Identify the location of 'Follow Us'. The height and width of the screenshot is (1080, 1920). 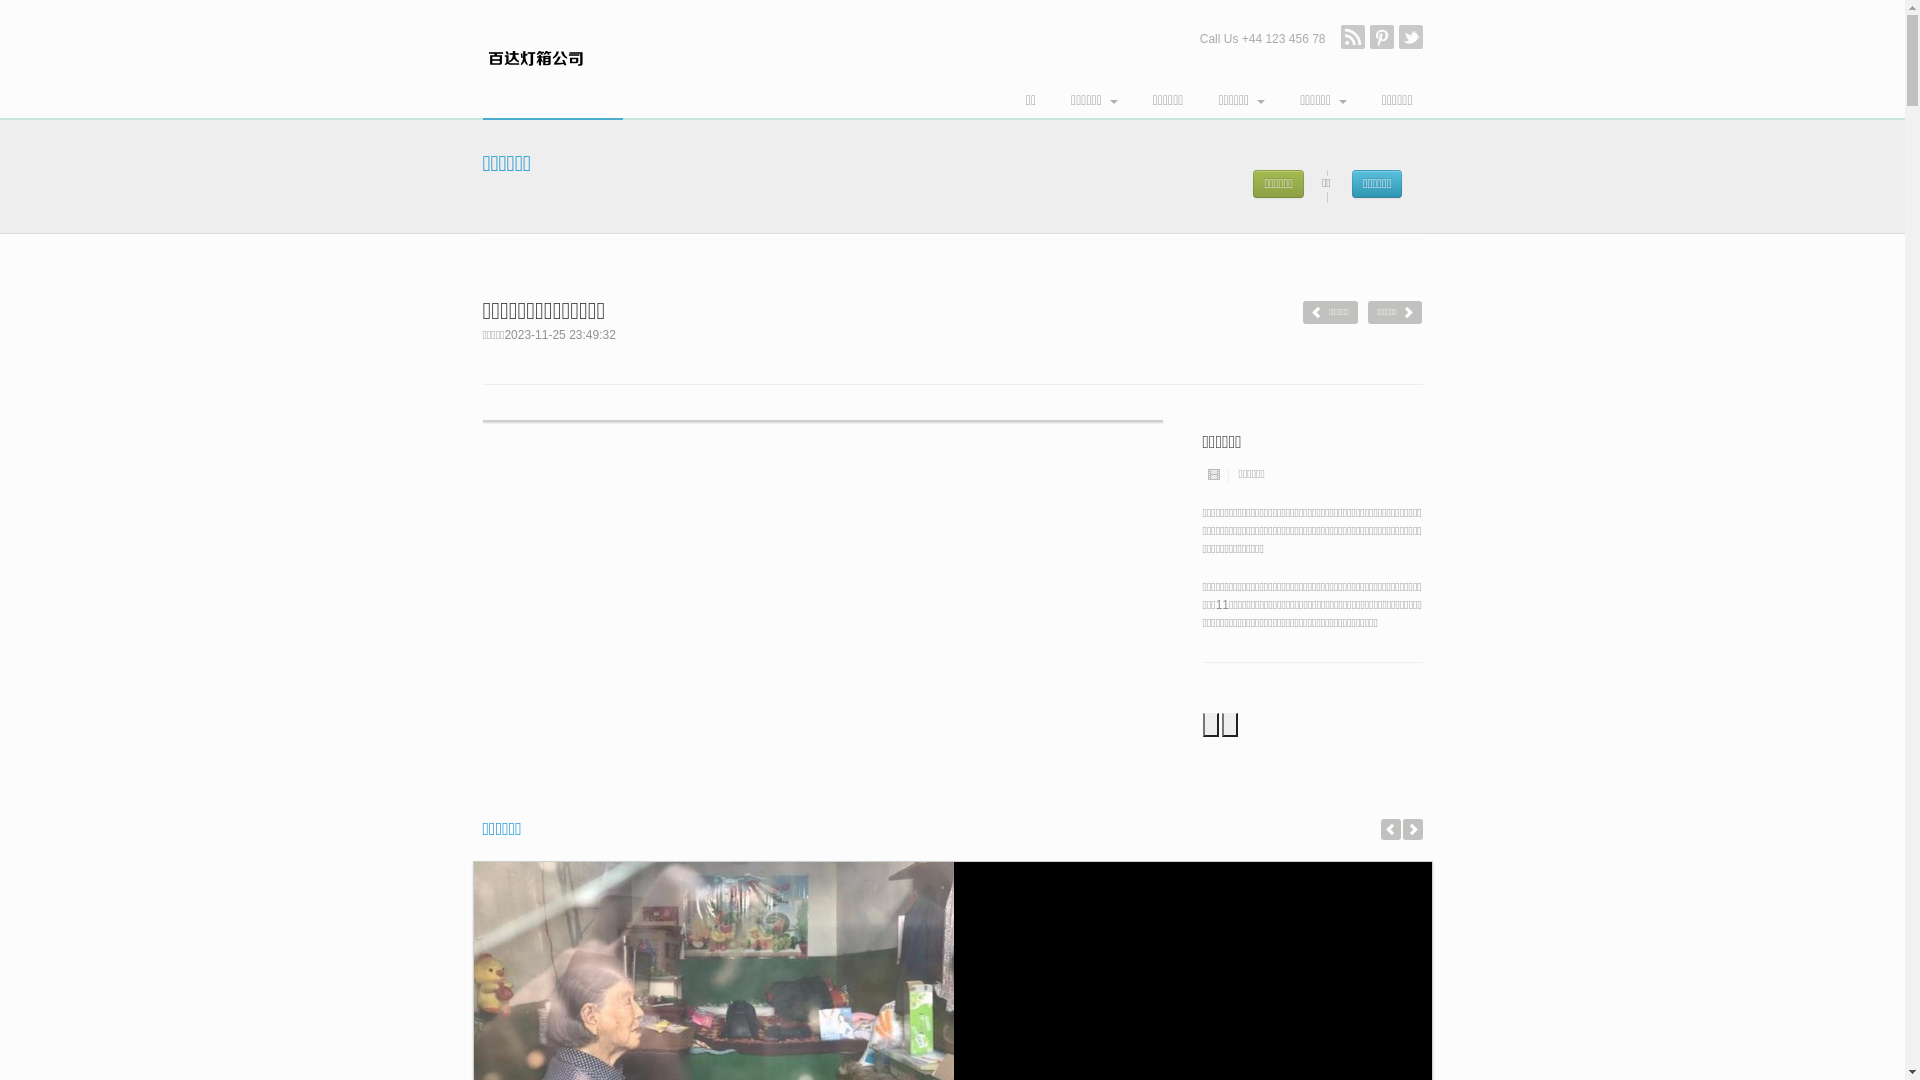
(1409, 37).